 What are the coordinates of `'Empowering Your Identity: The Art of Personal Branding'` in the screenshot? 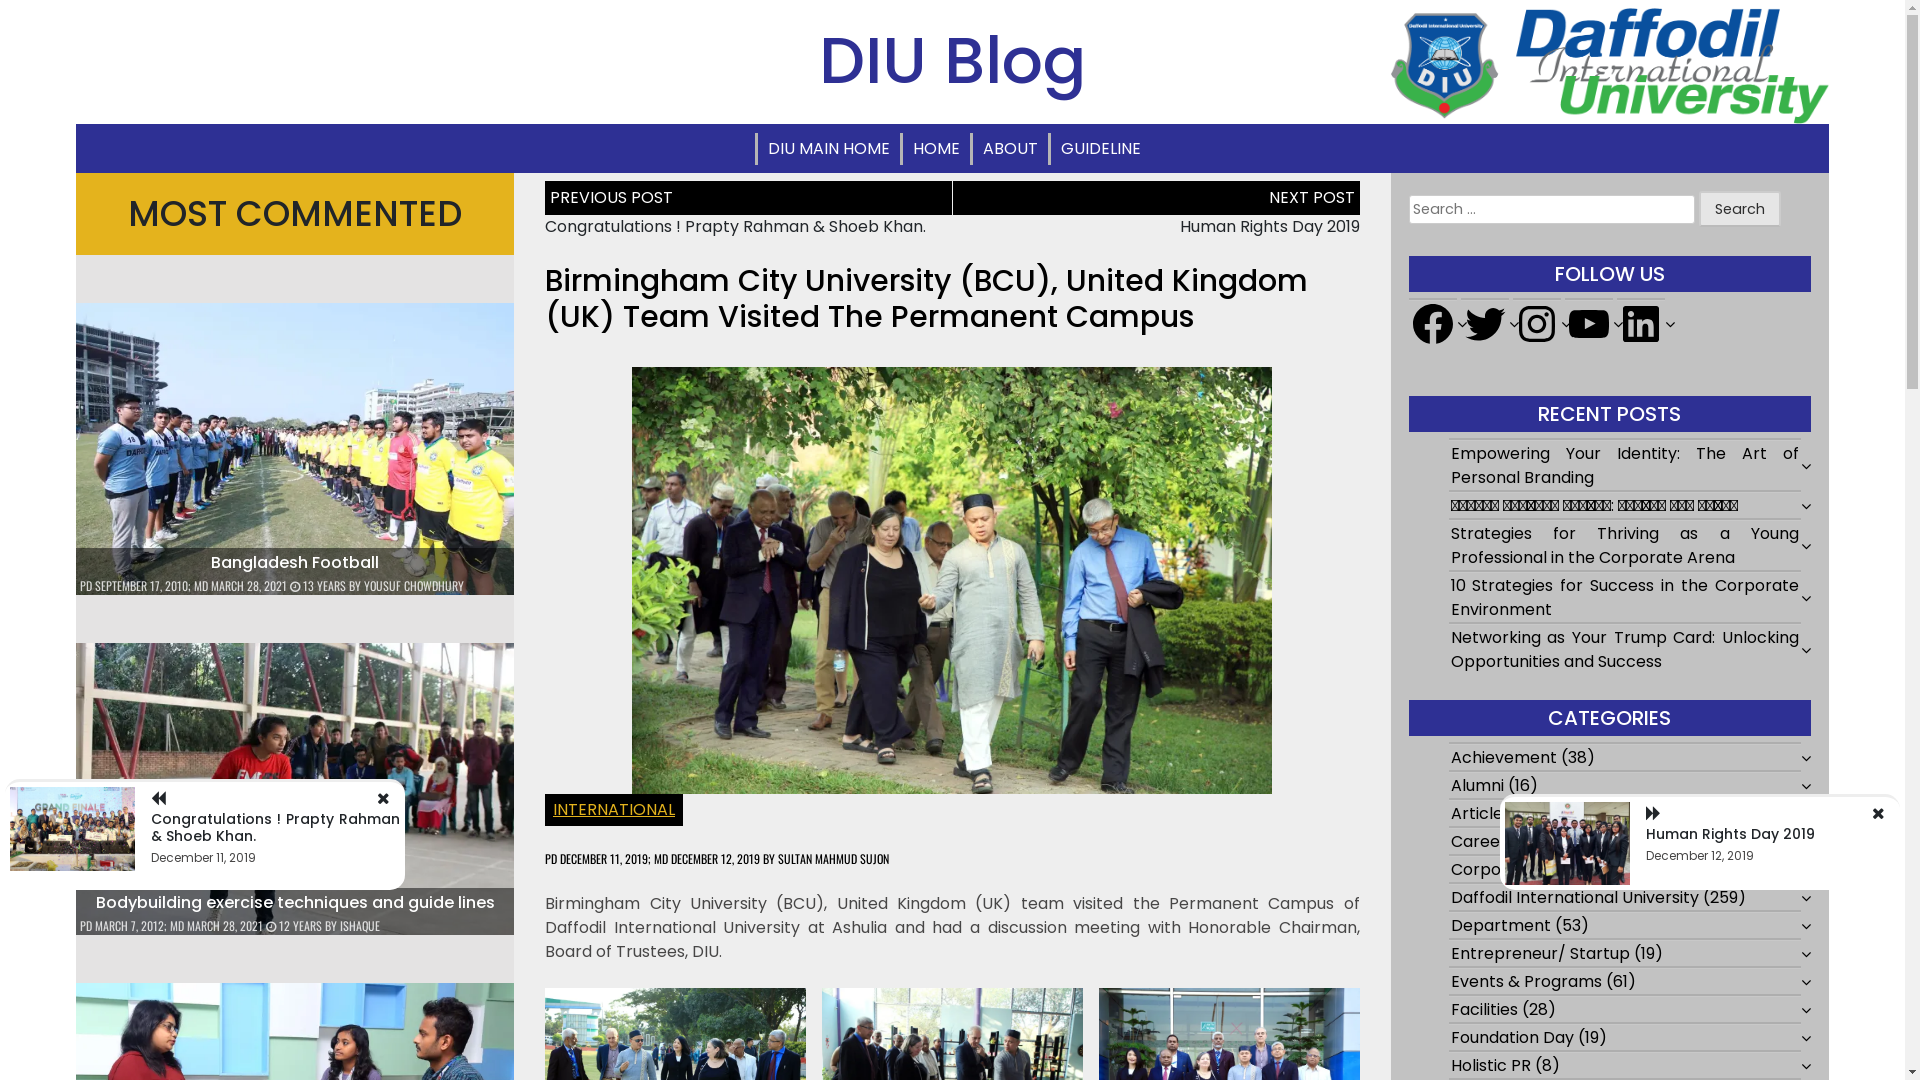 It's located at (1625, 465).